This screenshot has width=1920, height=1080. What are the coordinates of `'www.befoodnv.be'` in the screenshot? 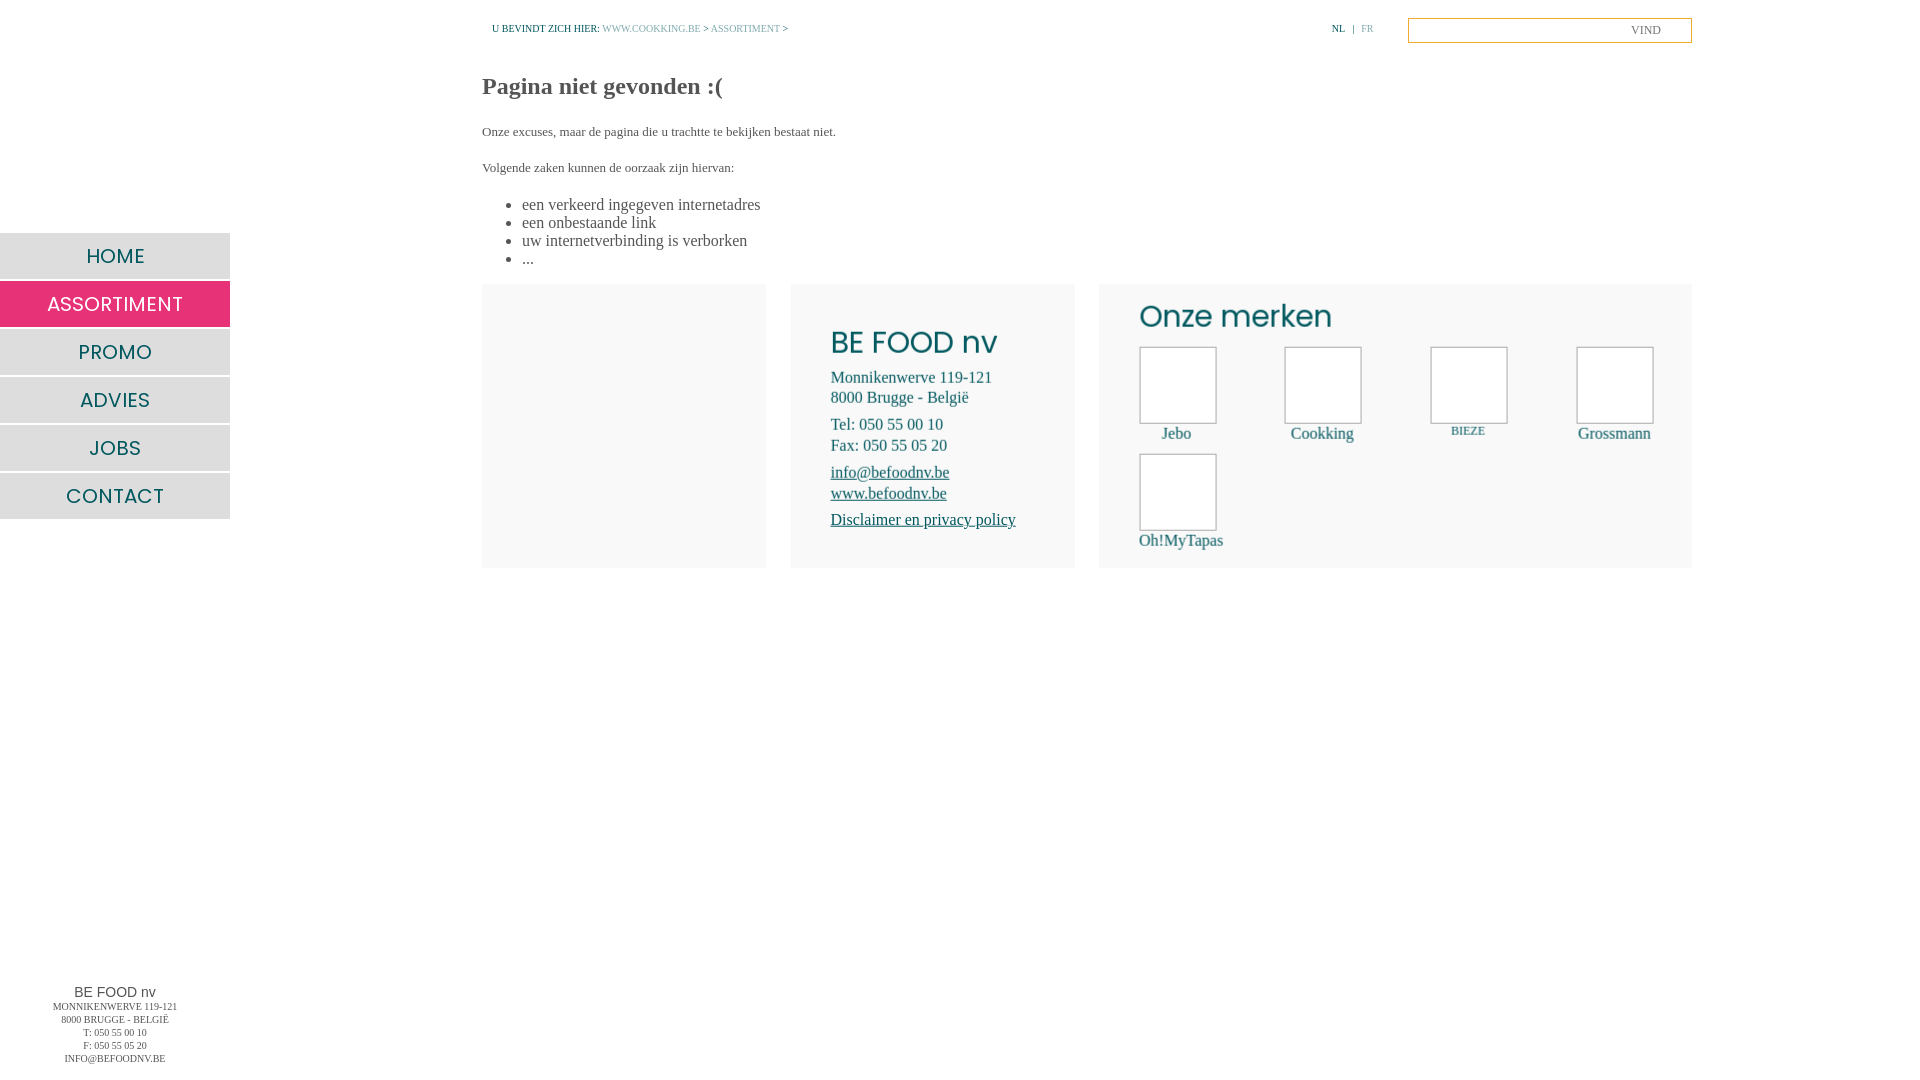 It's located at (887, 492).